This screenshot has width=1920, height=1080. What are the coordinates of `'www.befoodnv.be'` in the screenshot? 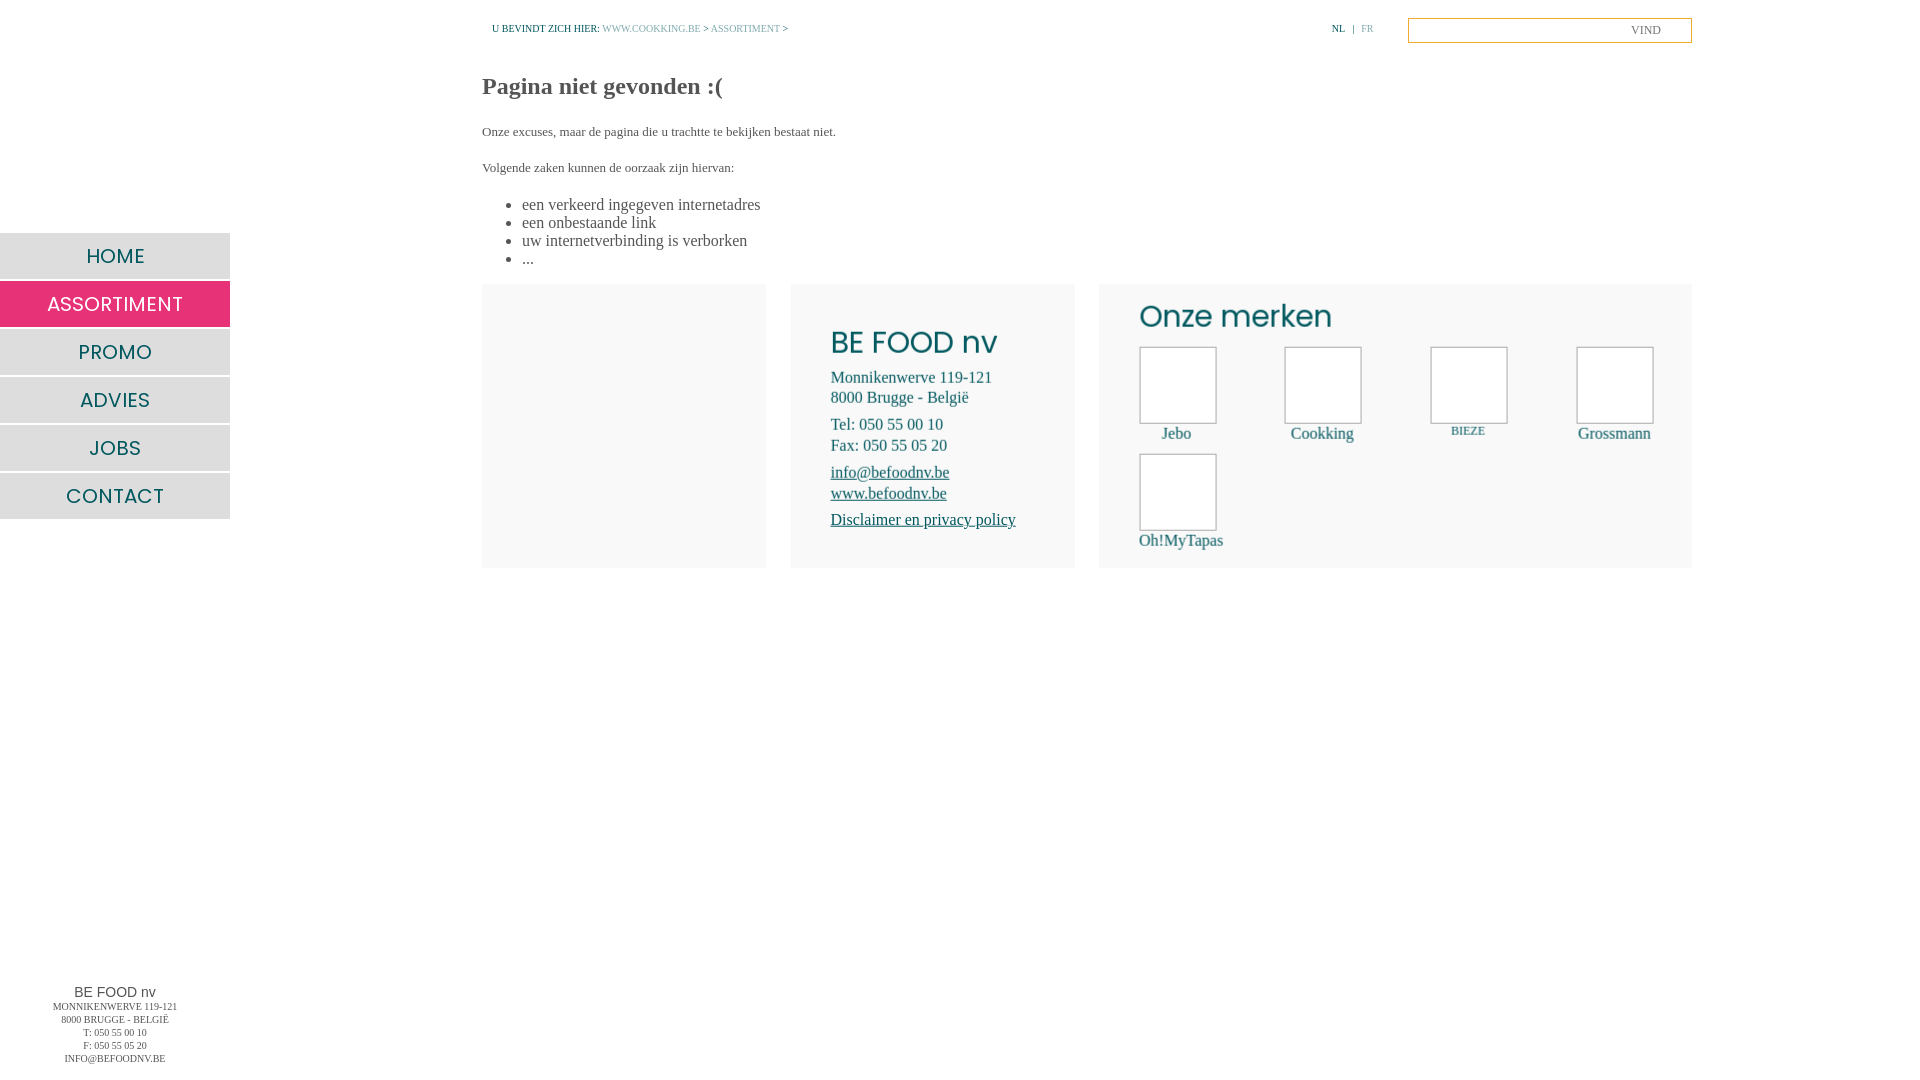 It's located at (887, 492).